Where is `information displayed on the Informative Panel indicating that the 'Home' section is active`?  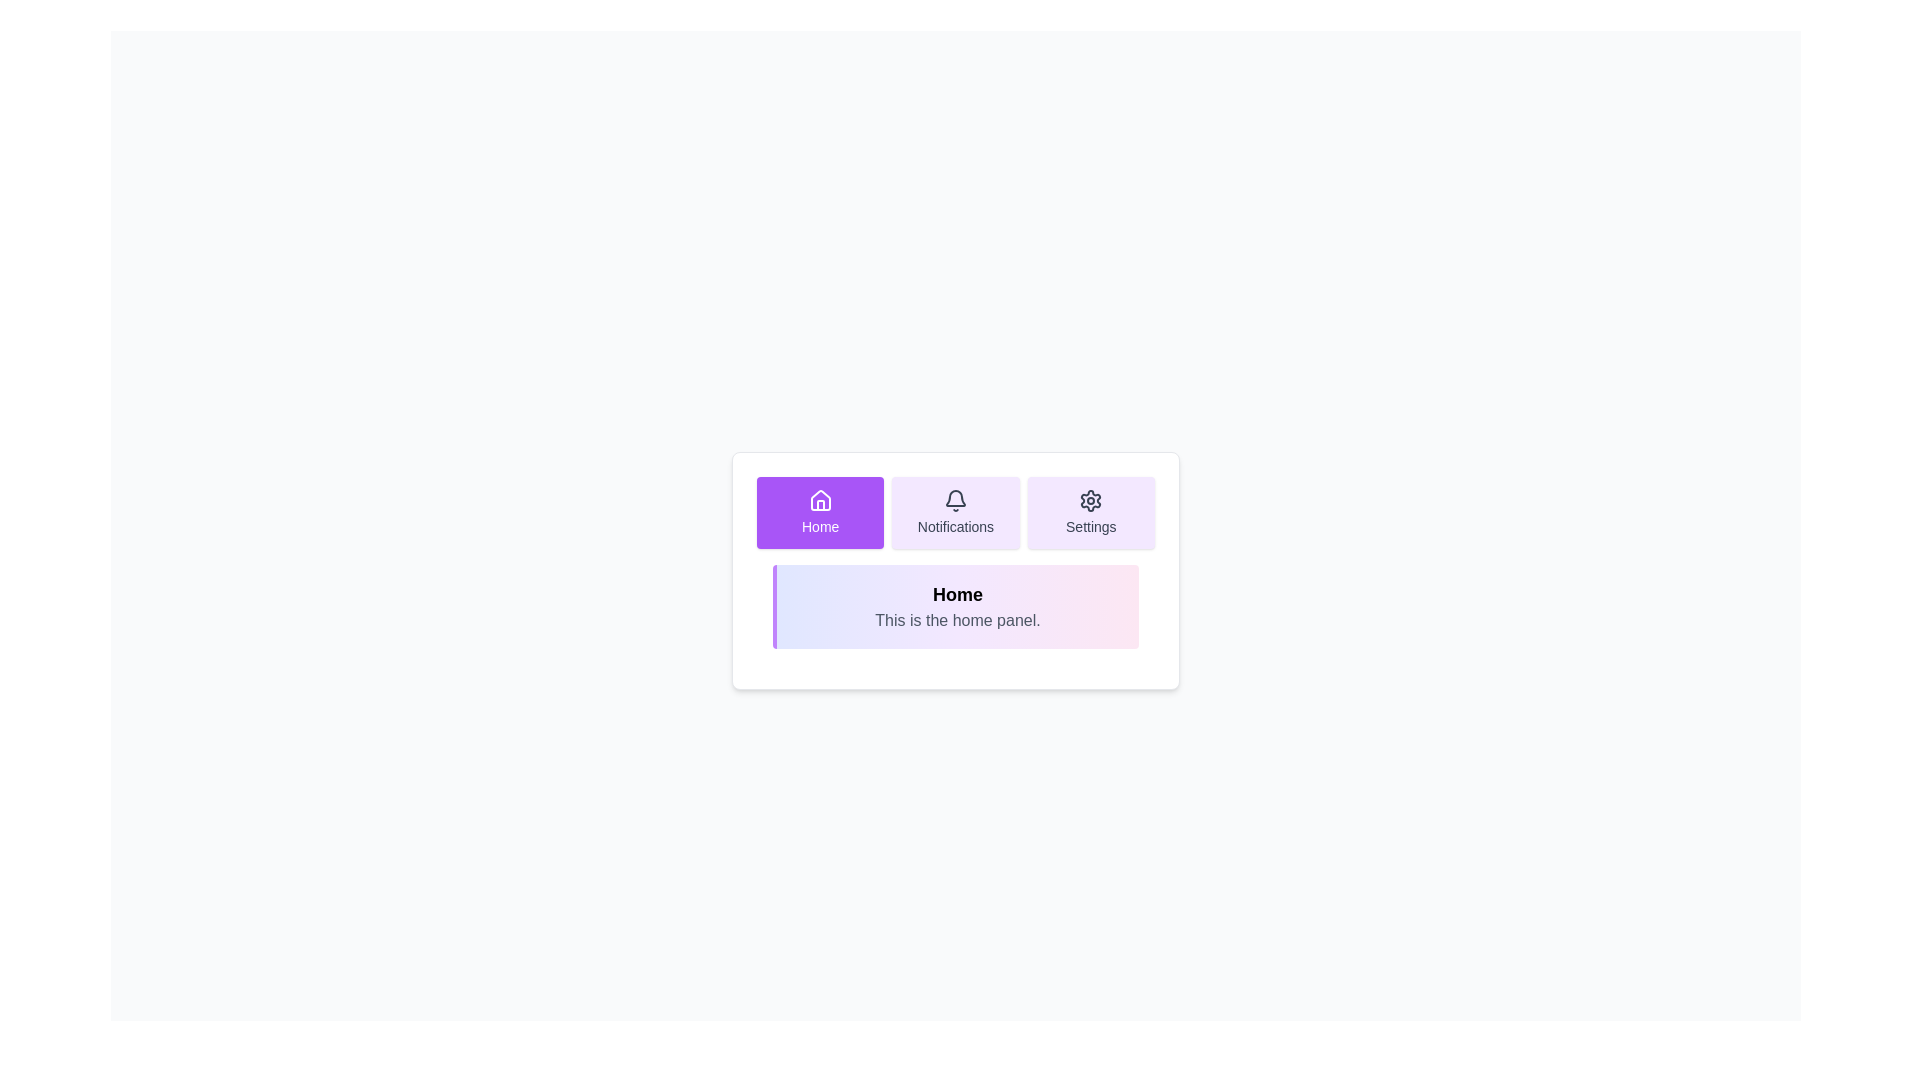 information displayed on the Informative Panel indicating that the 'Home' section is active is located at coordinates (954, 570).